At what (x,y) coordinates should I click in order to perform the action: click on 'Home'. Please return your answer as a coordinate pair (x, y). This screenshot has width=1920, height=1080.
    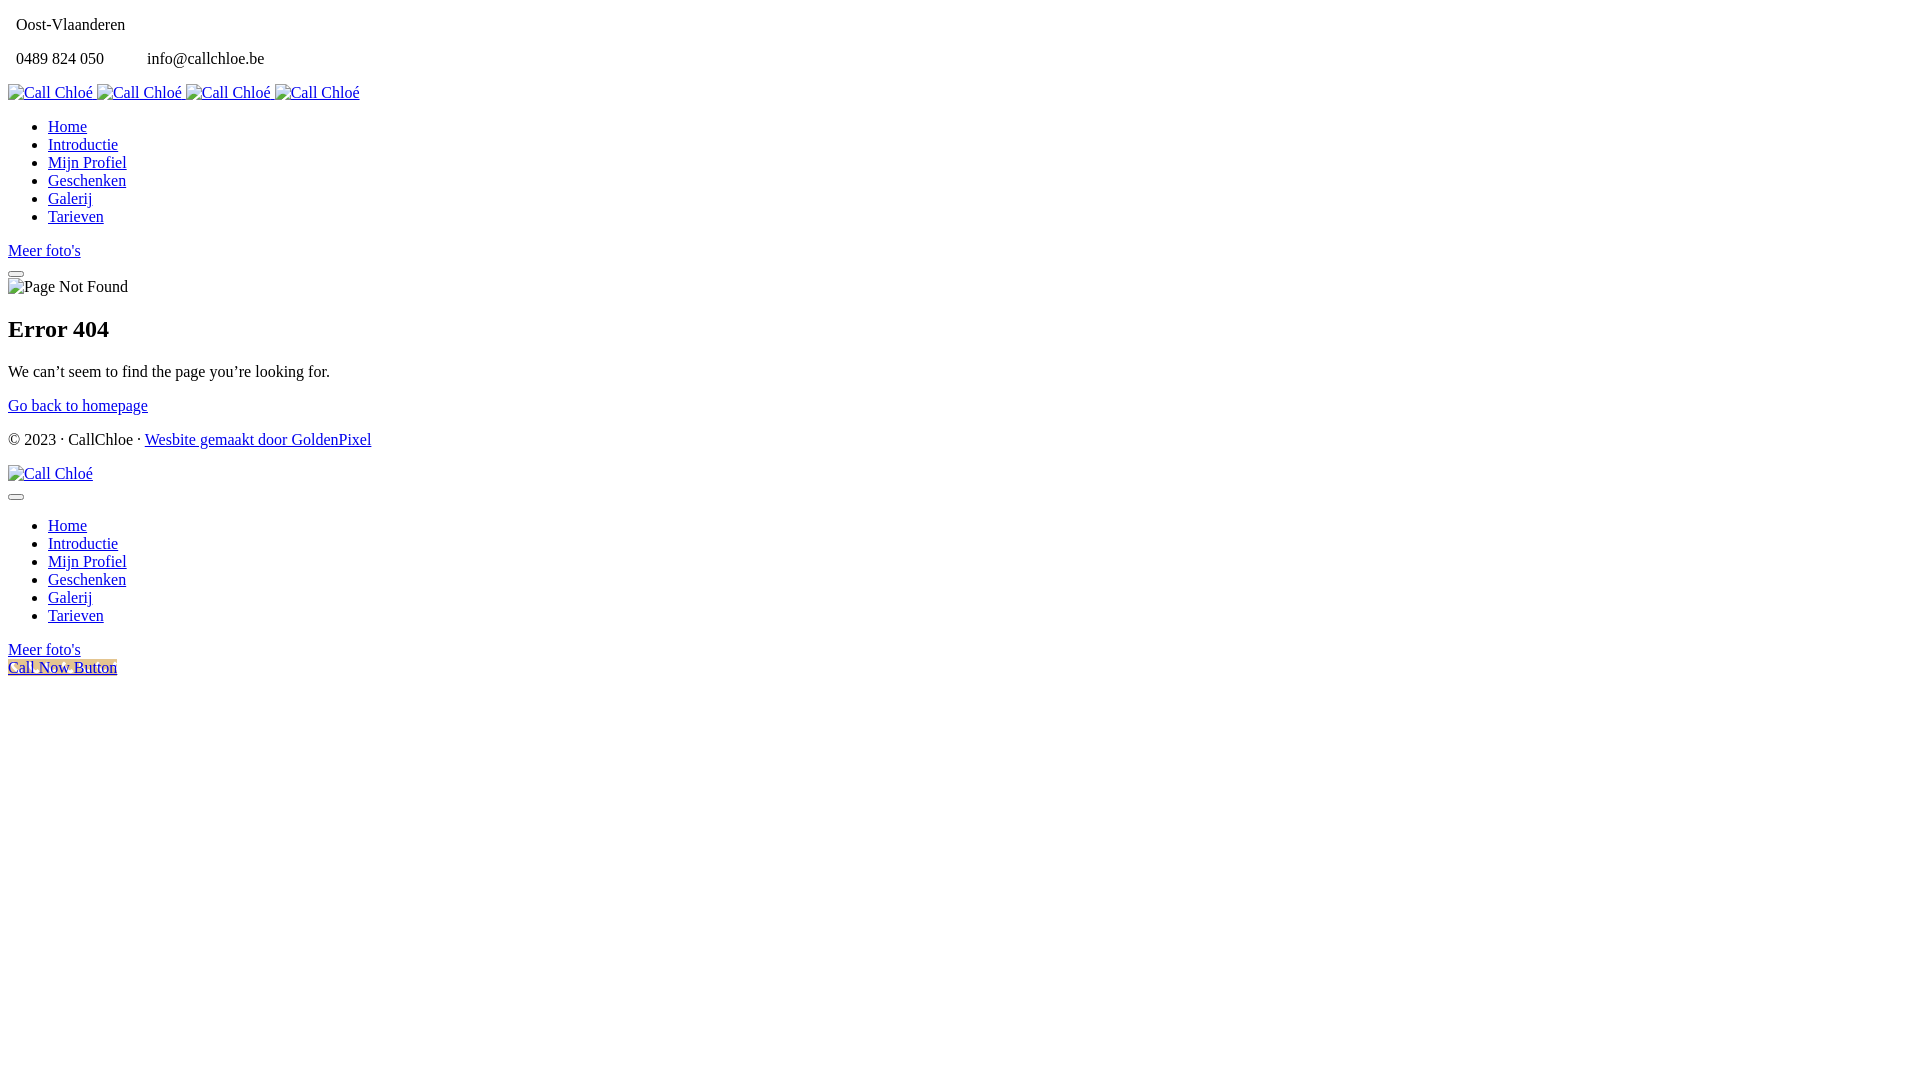
    Looking at the image, I should click on (48, 126).